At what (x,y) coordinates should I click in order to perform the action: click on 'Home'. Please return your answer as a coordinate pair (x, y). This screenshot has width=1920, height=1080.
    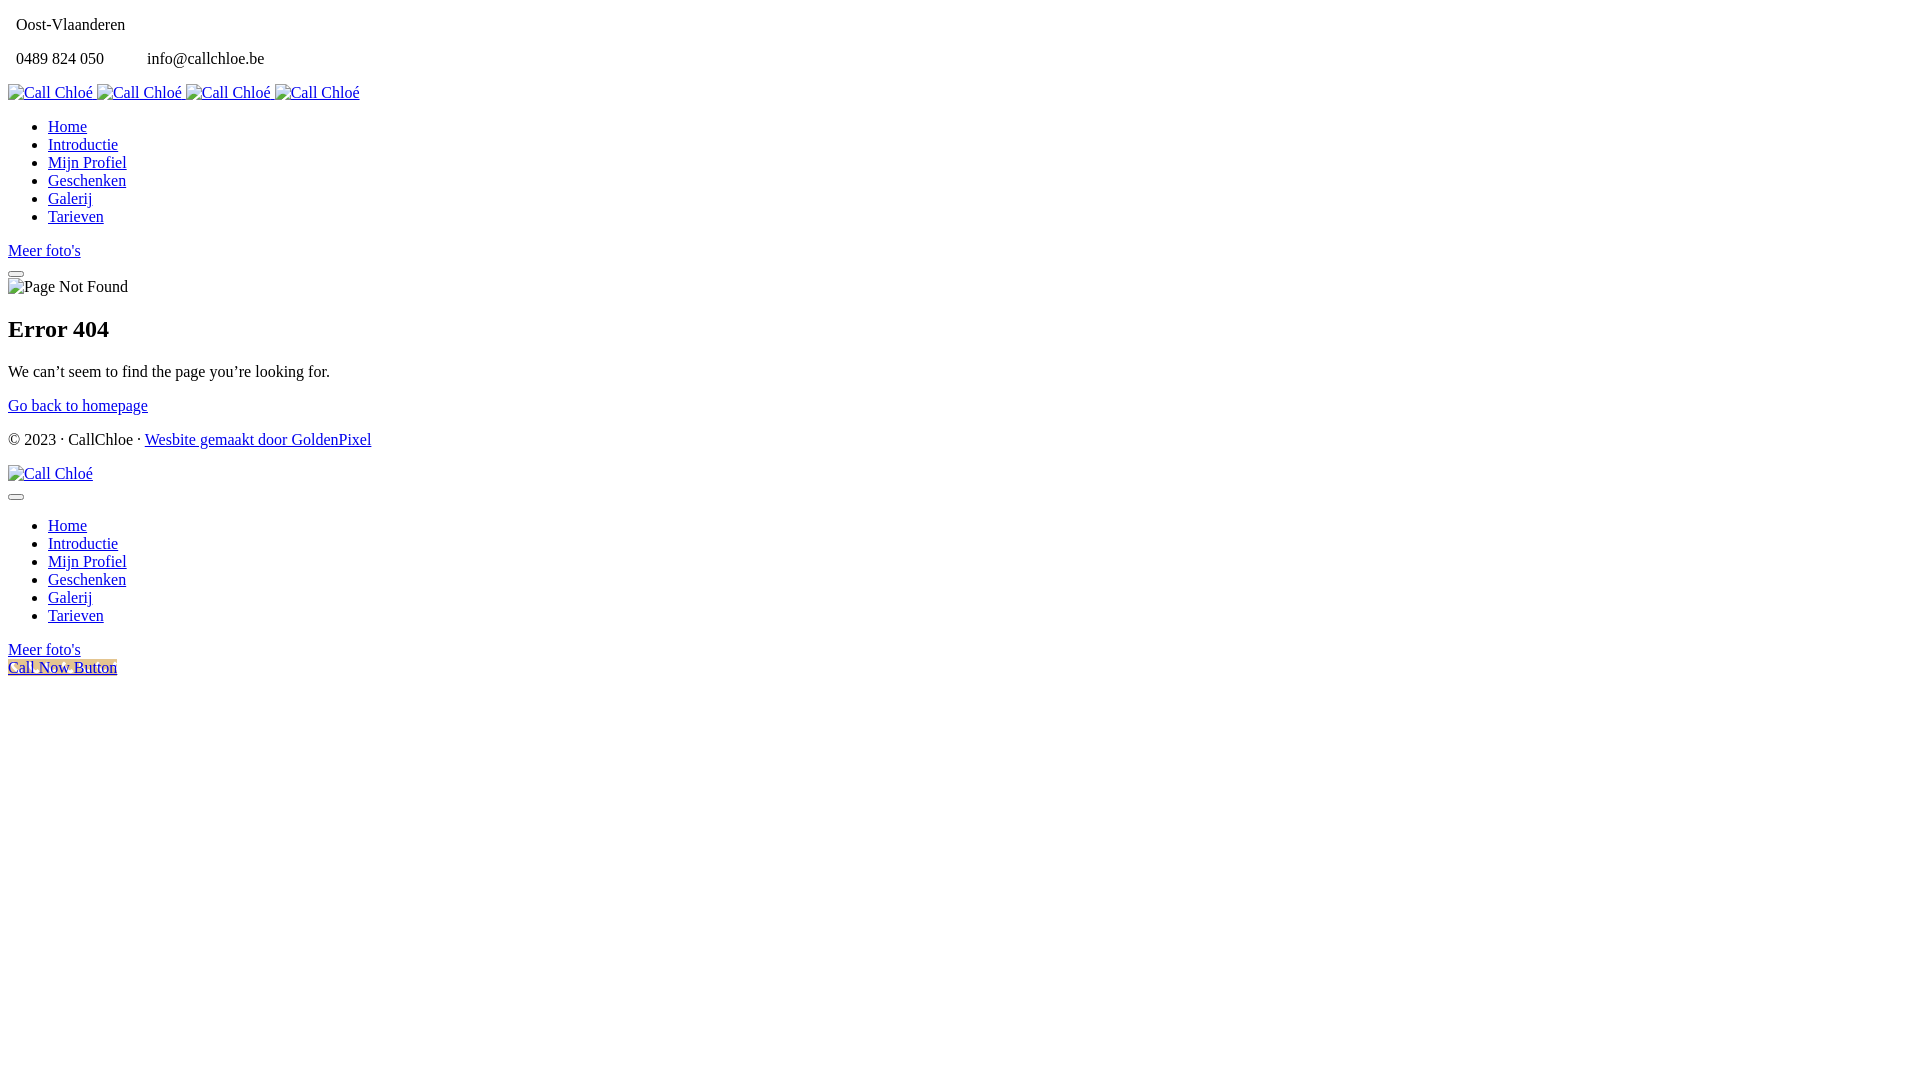
    Looking at the image, I should click on (48, 126).